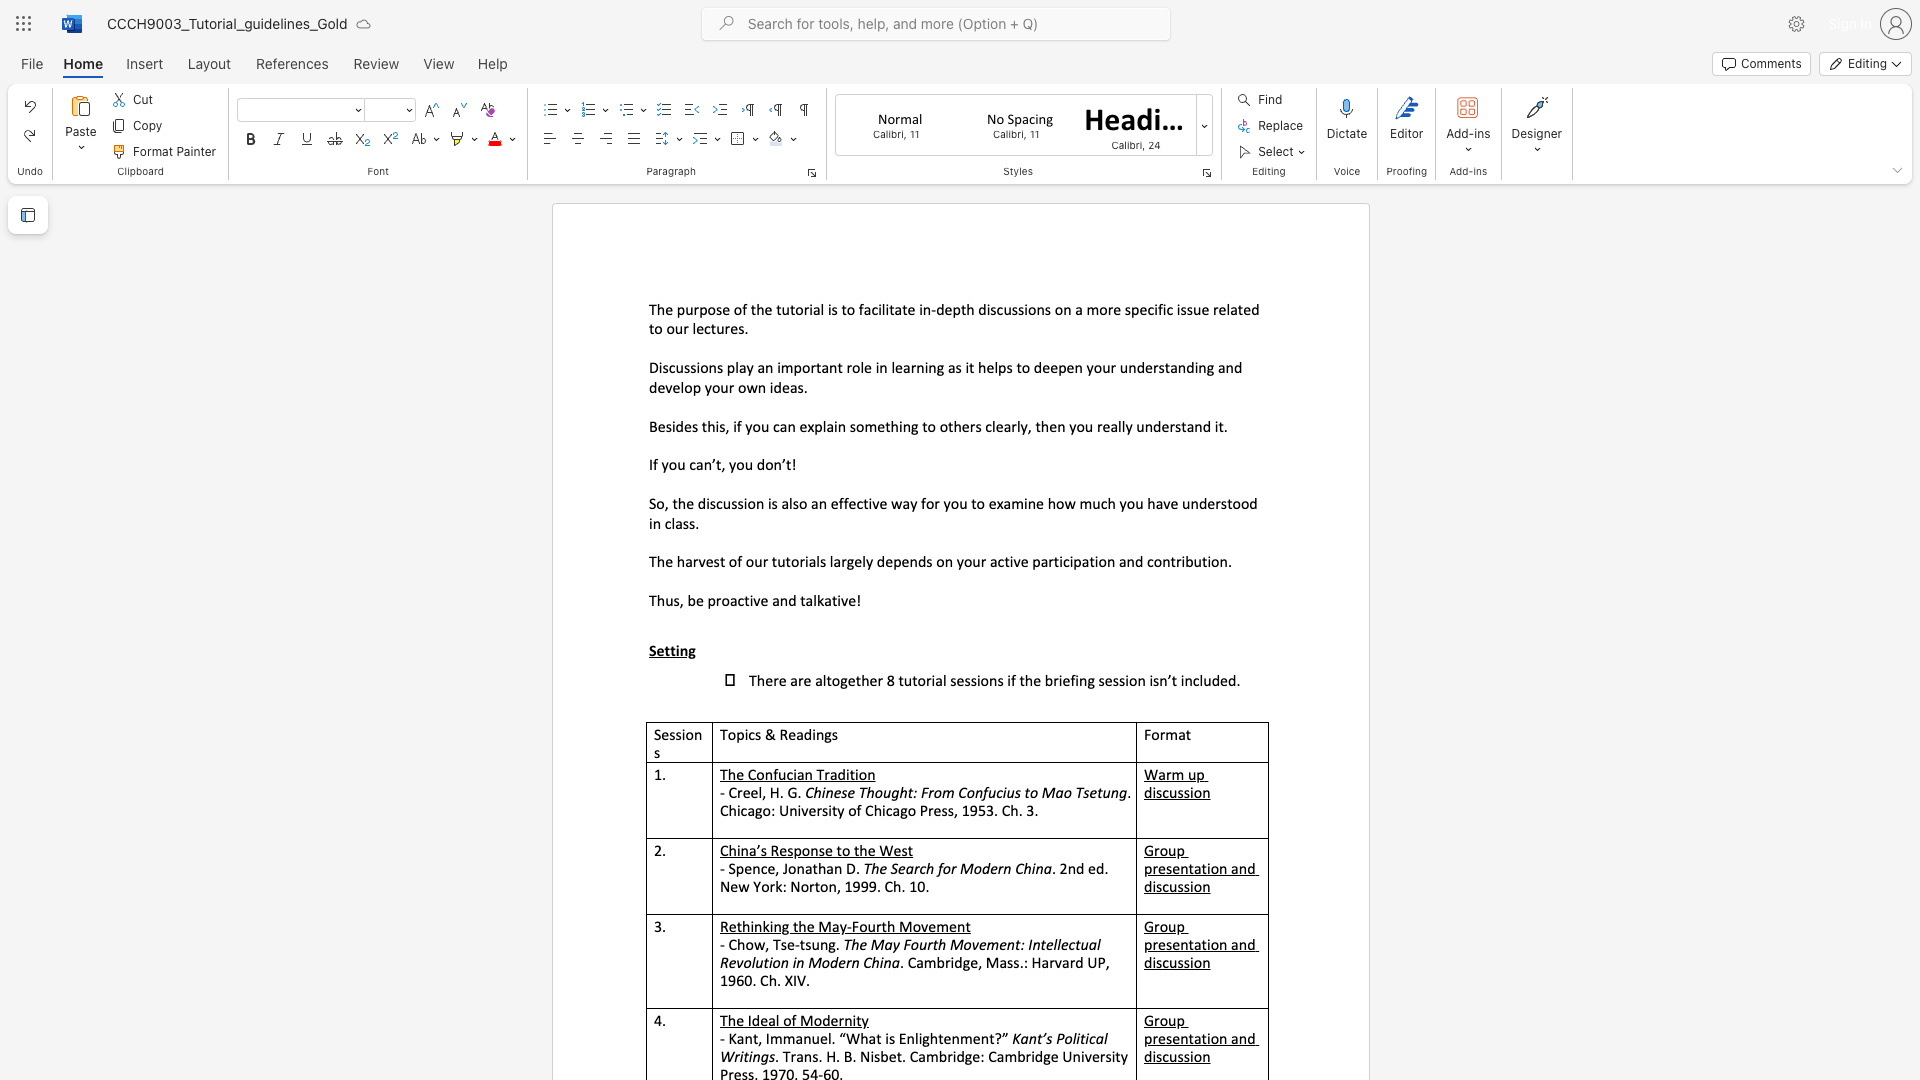  Describe the element at coordinates (720, 979) in the screenshot. I see `the subset text "1960. Ch. XIV." within the text ". Cambridge, Mass.: Harvard UP, 1960. Ch. XIV."` at that location.